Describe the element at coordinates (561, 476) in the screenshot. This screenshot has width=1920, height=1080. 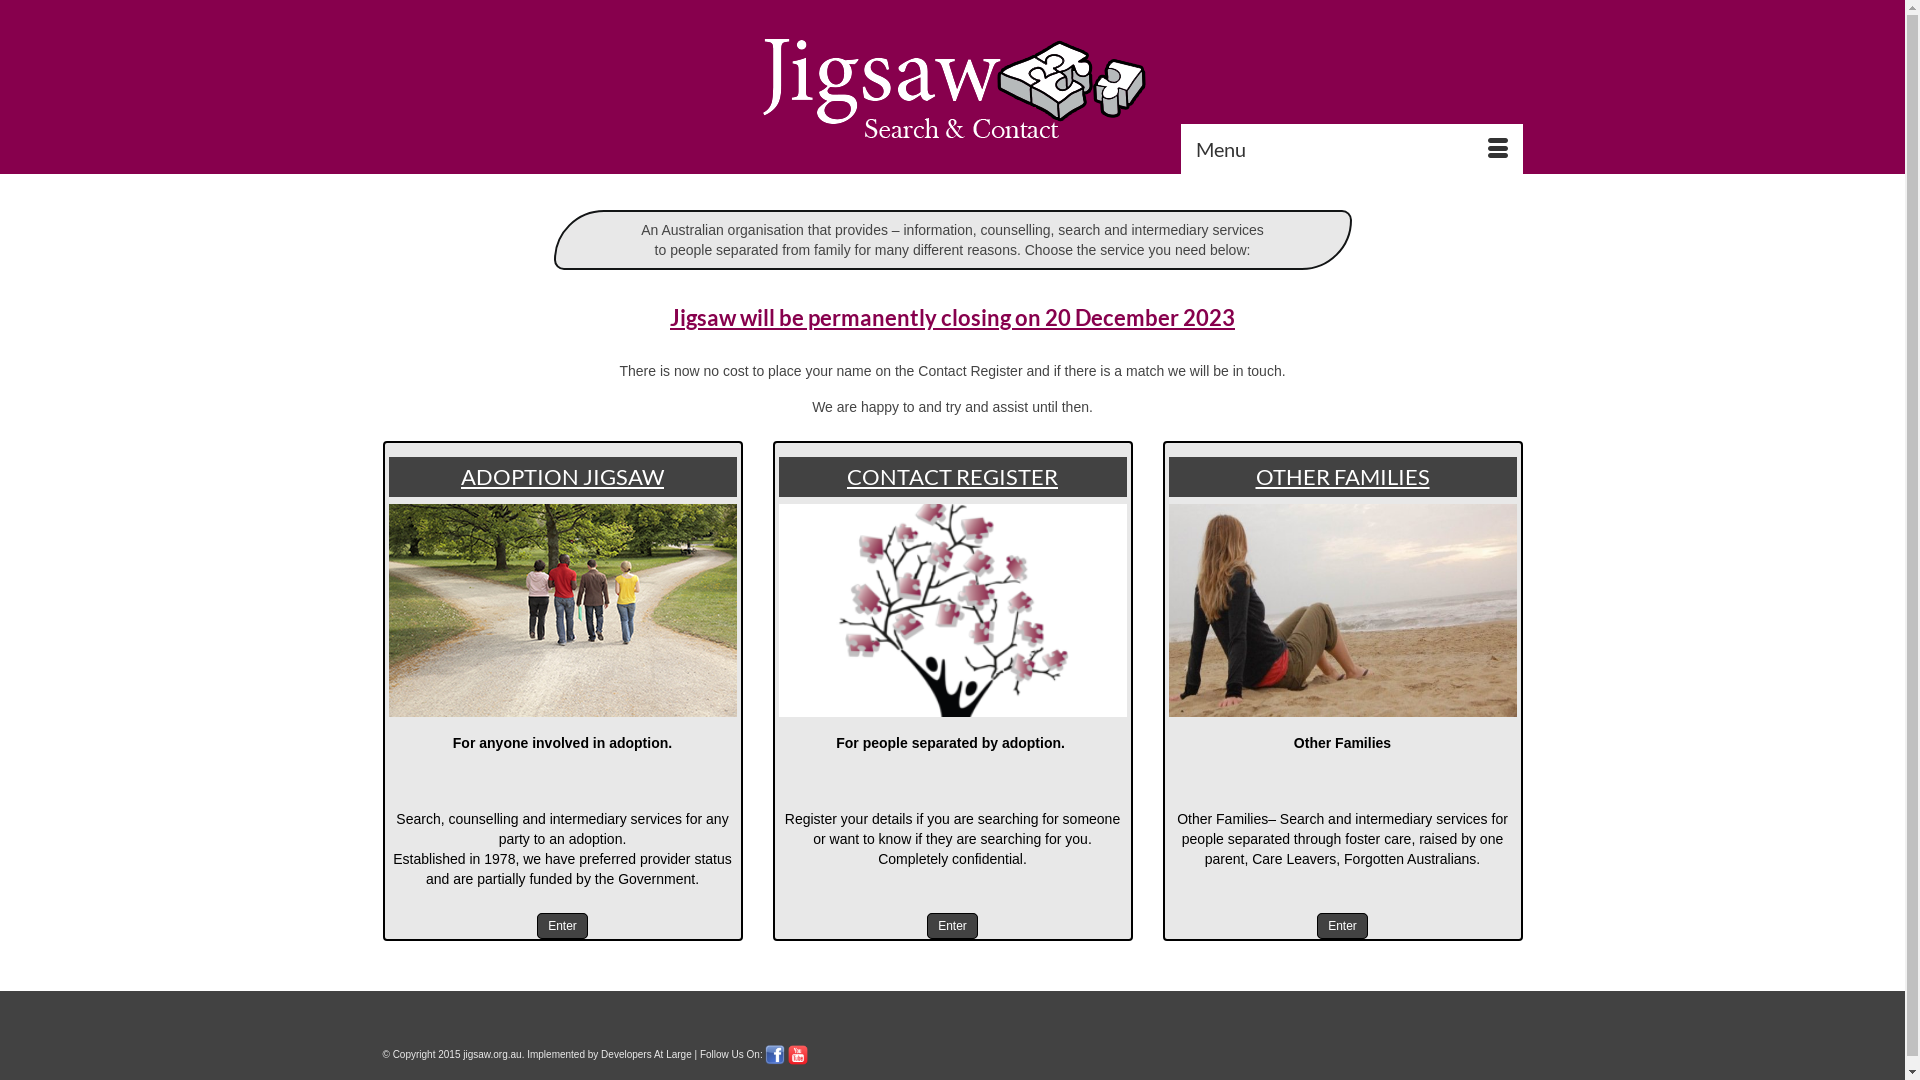
I see `'ADOPTION JIGSAW'` at that location.